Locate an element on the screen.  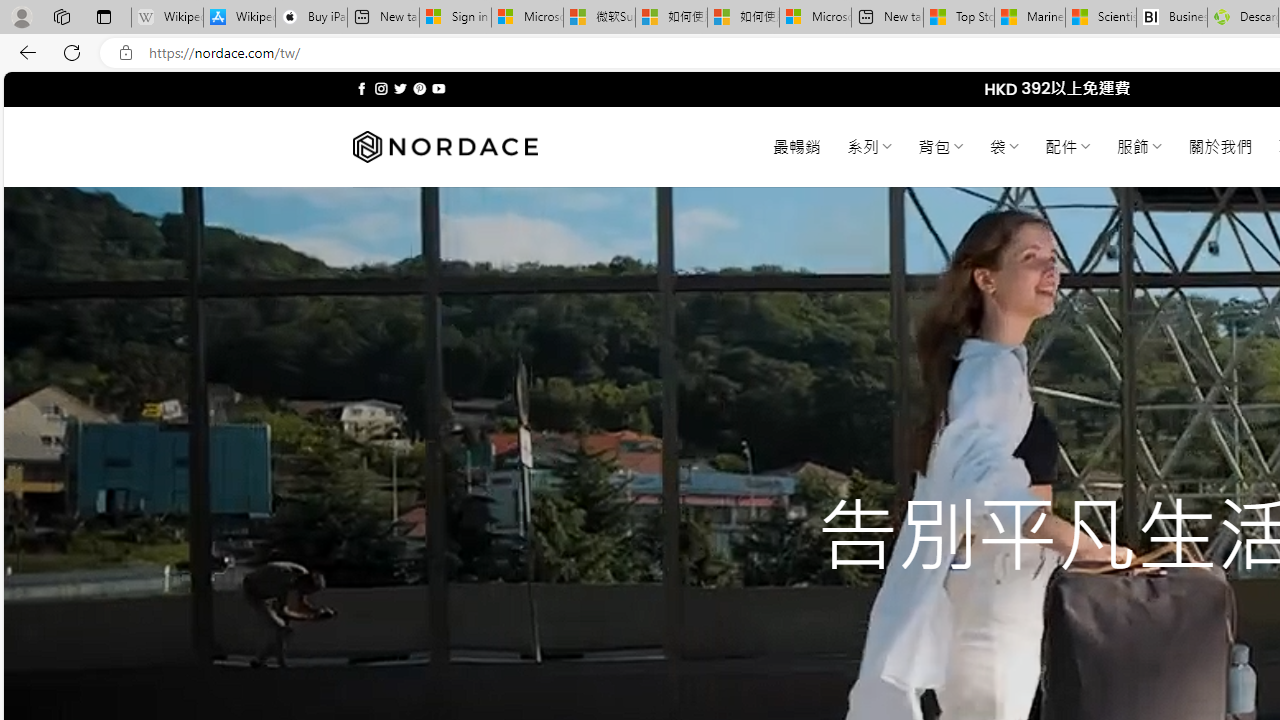
'Follow on Pinterest' is located at coordinates (418, 88).